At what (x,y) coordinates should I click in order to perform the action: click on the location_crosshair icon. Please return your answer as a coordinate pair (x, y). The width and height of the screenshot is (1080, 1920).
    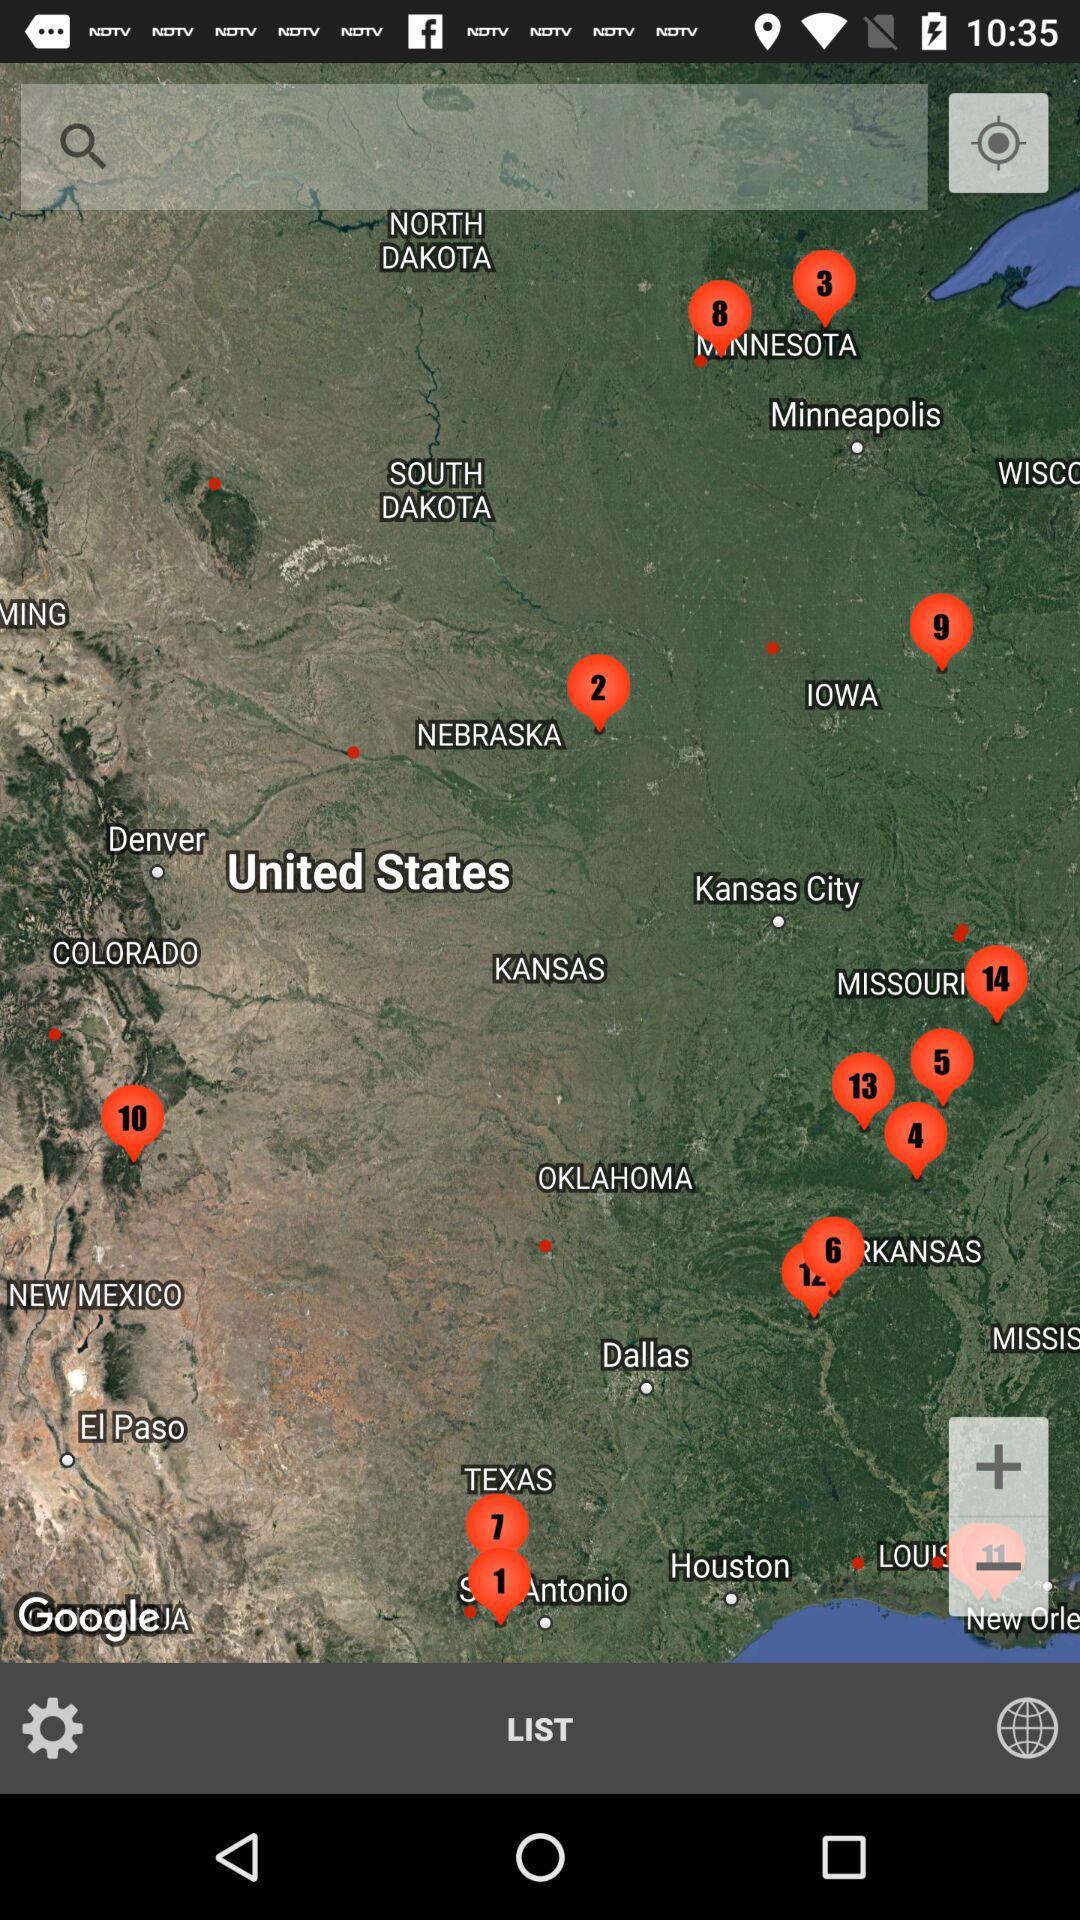
    Looking at the image, I should click on (998, 143).